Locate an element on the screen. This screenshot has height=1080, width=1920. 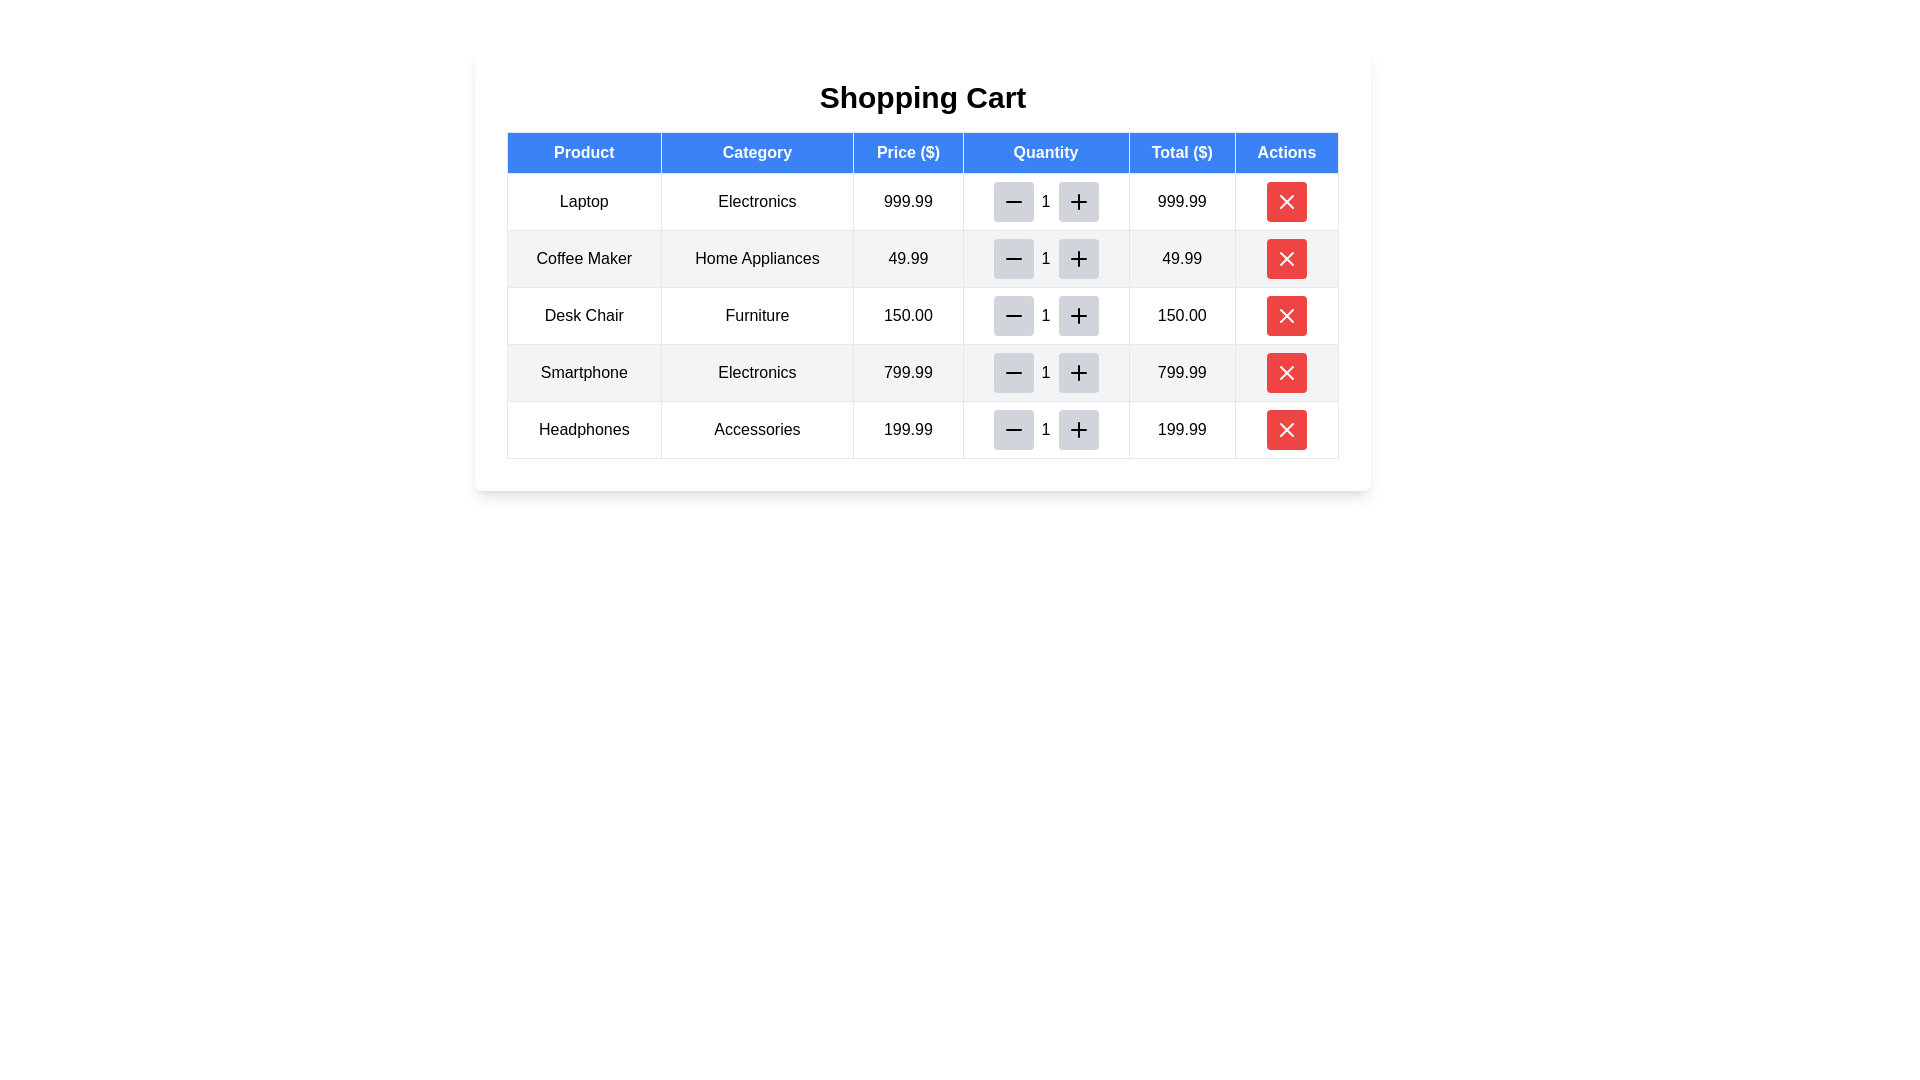
the plus sign button in the quantity column for the Desk Chair item in the shopping cart interface is located at coordinates (1077, 315).